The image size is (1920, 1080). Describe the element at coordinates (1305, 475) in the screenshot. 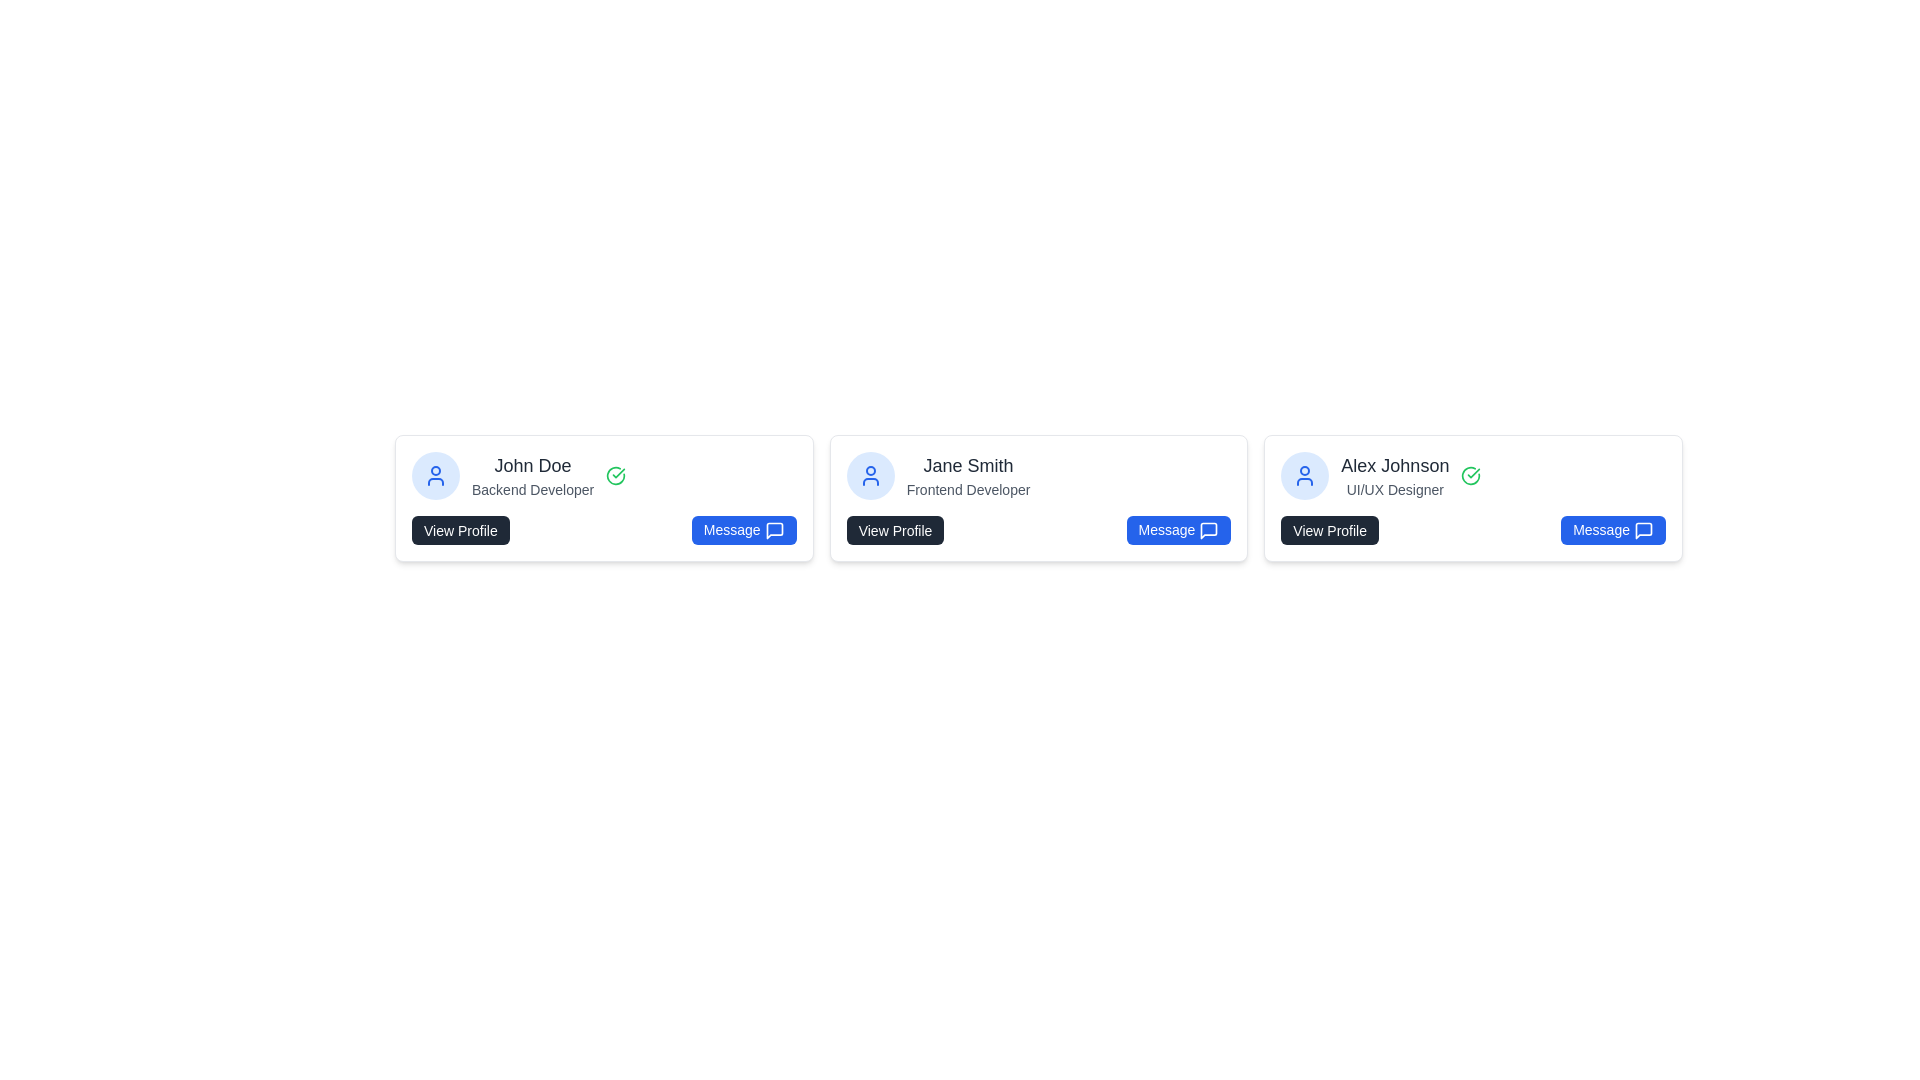

I see `the avatar icon representing 'Alex Johnson', which is the leftmost icon in the third profile card, located next to the text 'Alex Johnson'` at that location.